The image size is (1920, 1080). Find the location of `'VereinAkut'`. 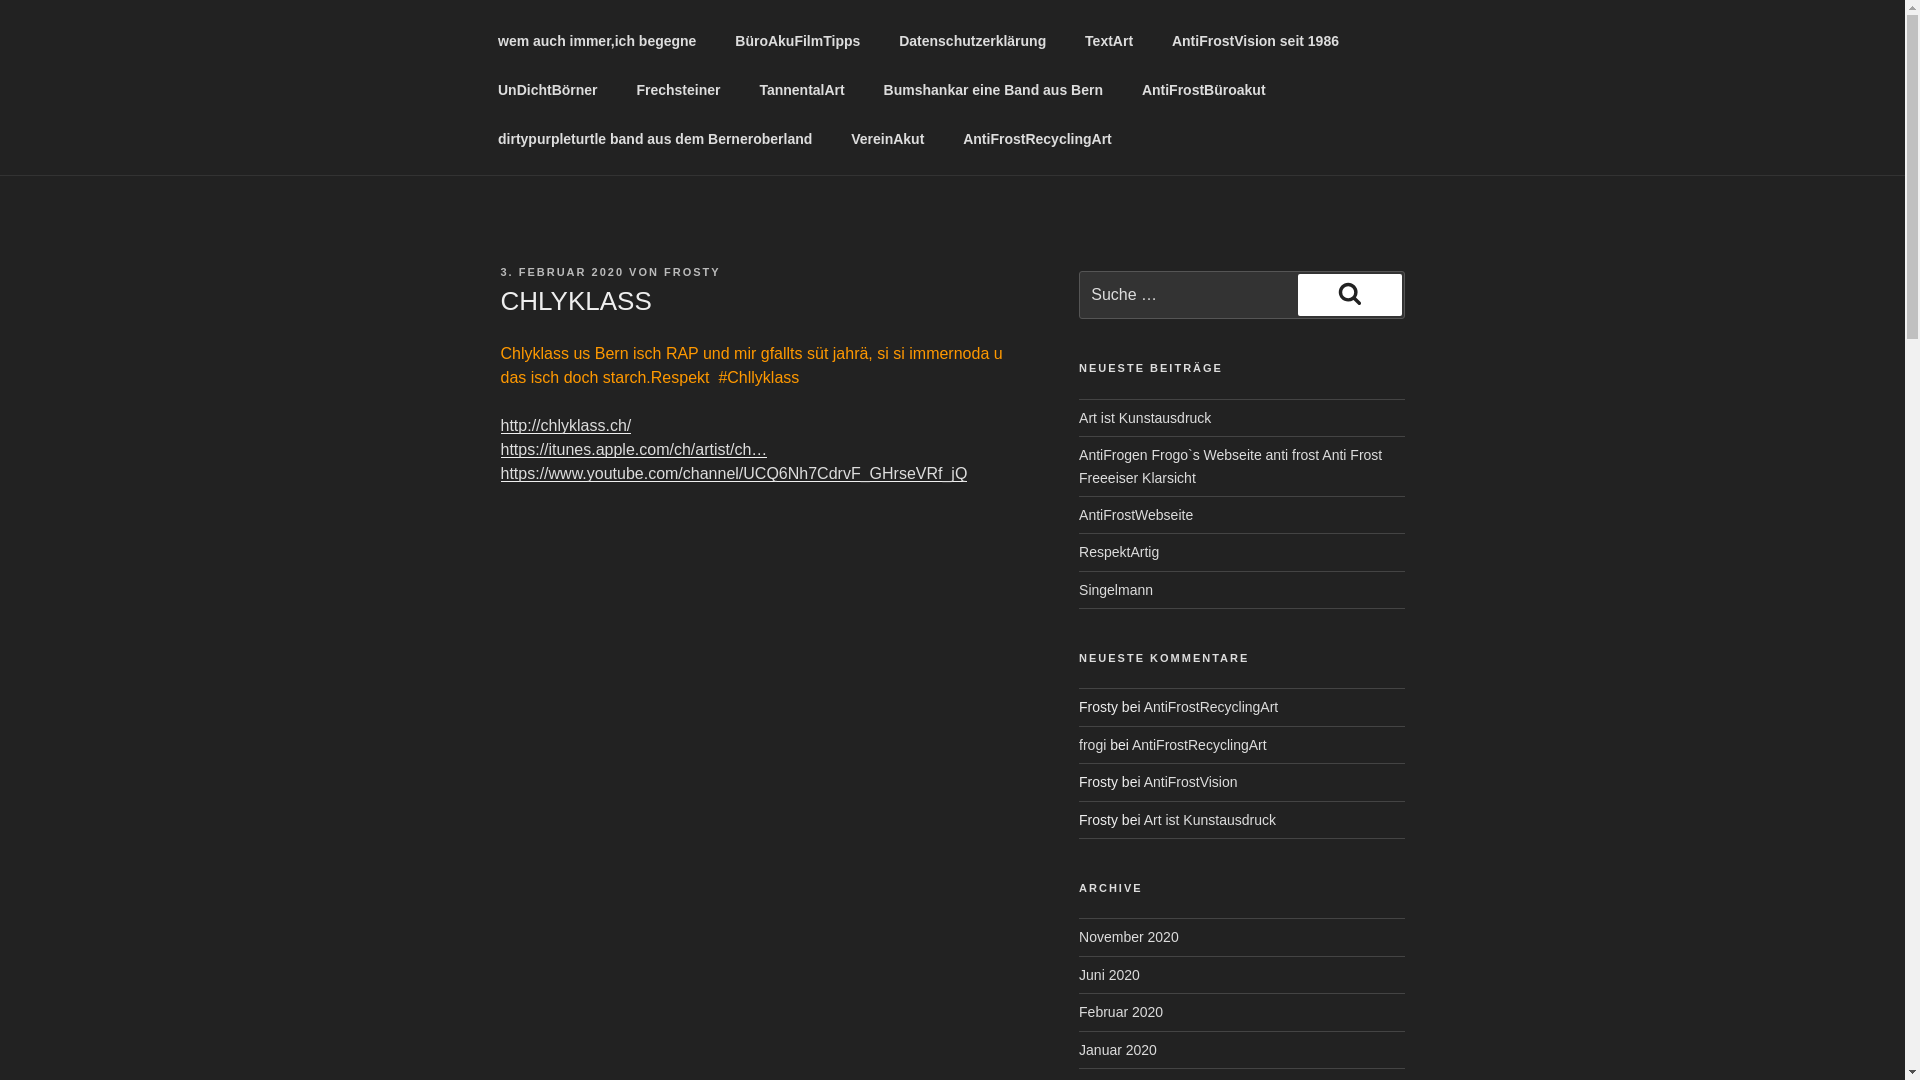

'VereinAkut' is located at coordinates (887, 138).